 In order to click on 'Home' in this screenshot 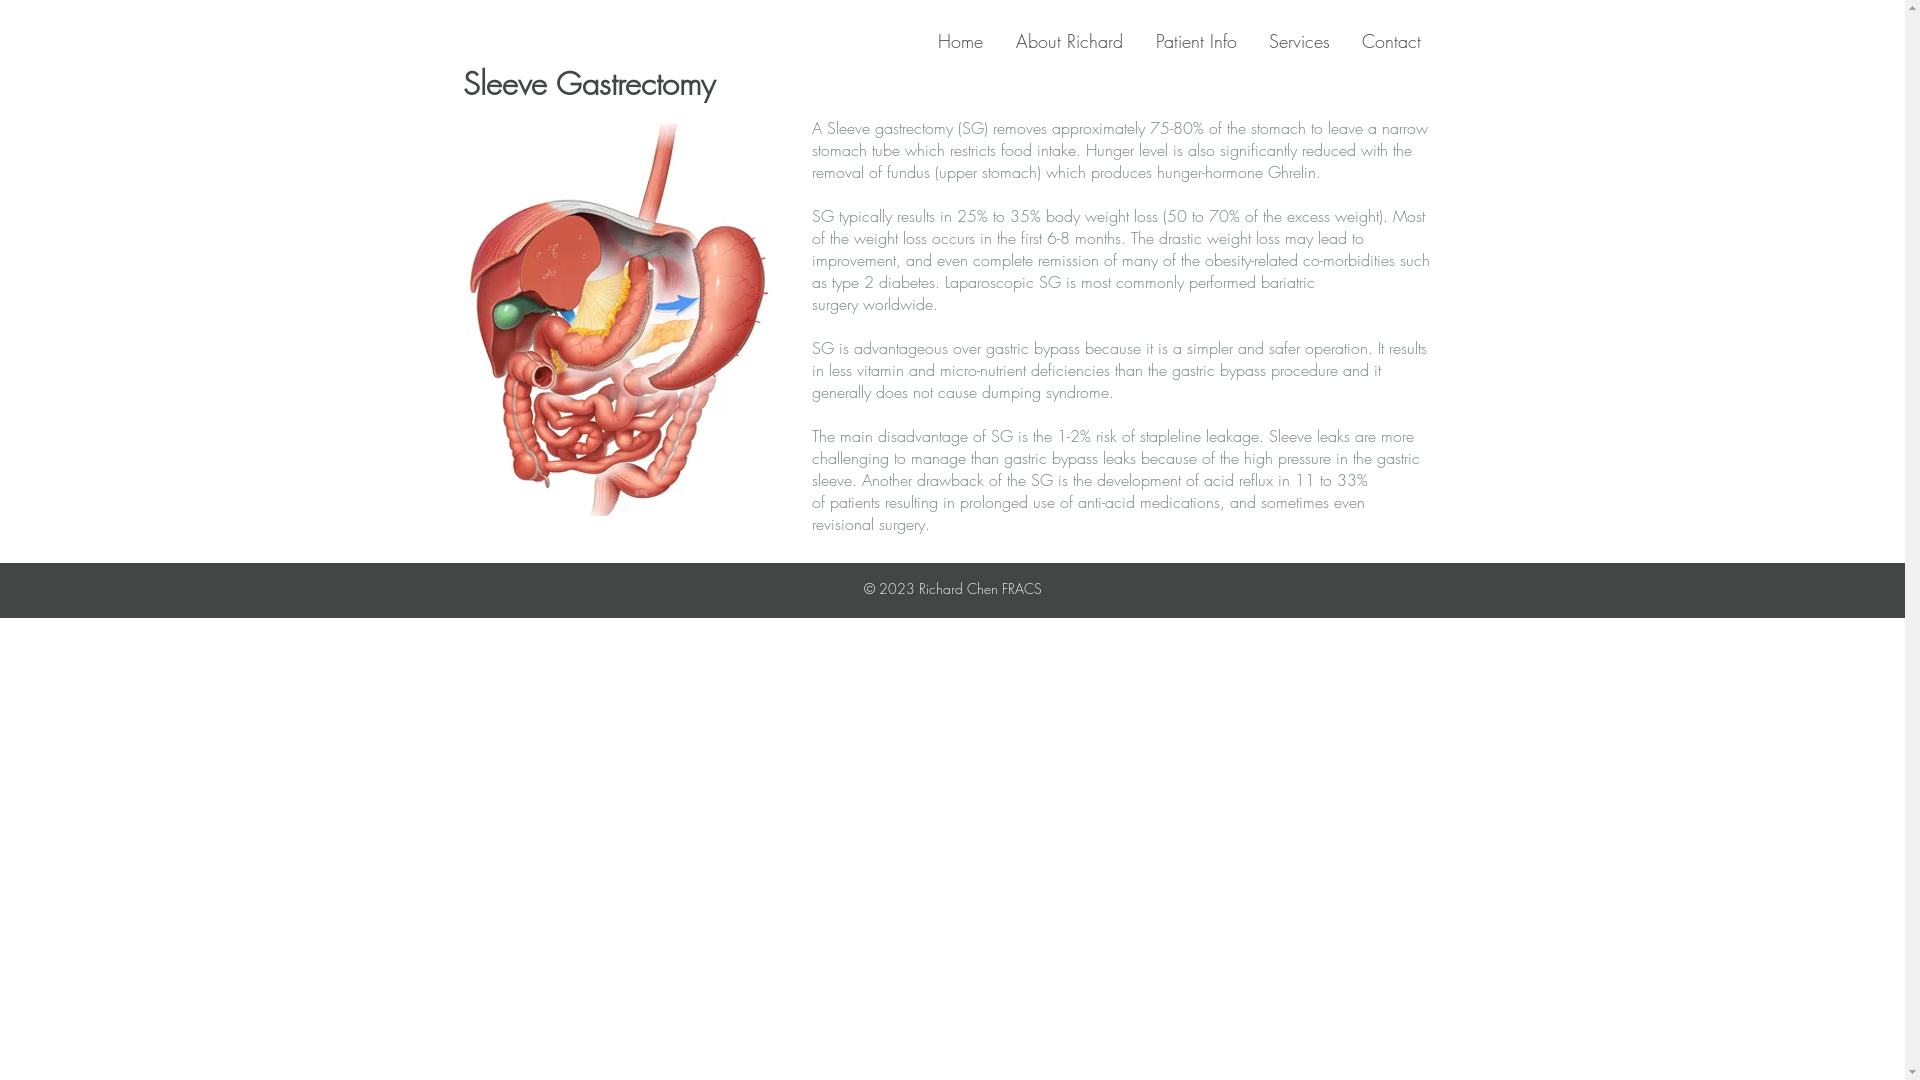, I will do `click(966, 41)`.